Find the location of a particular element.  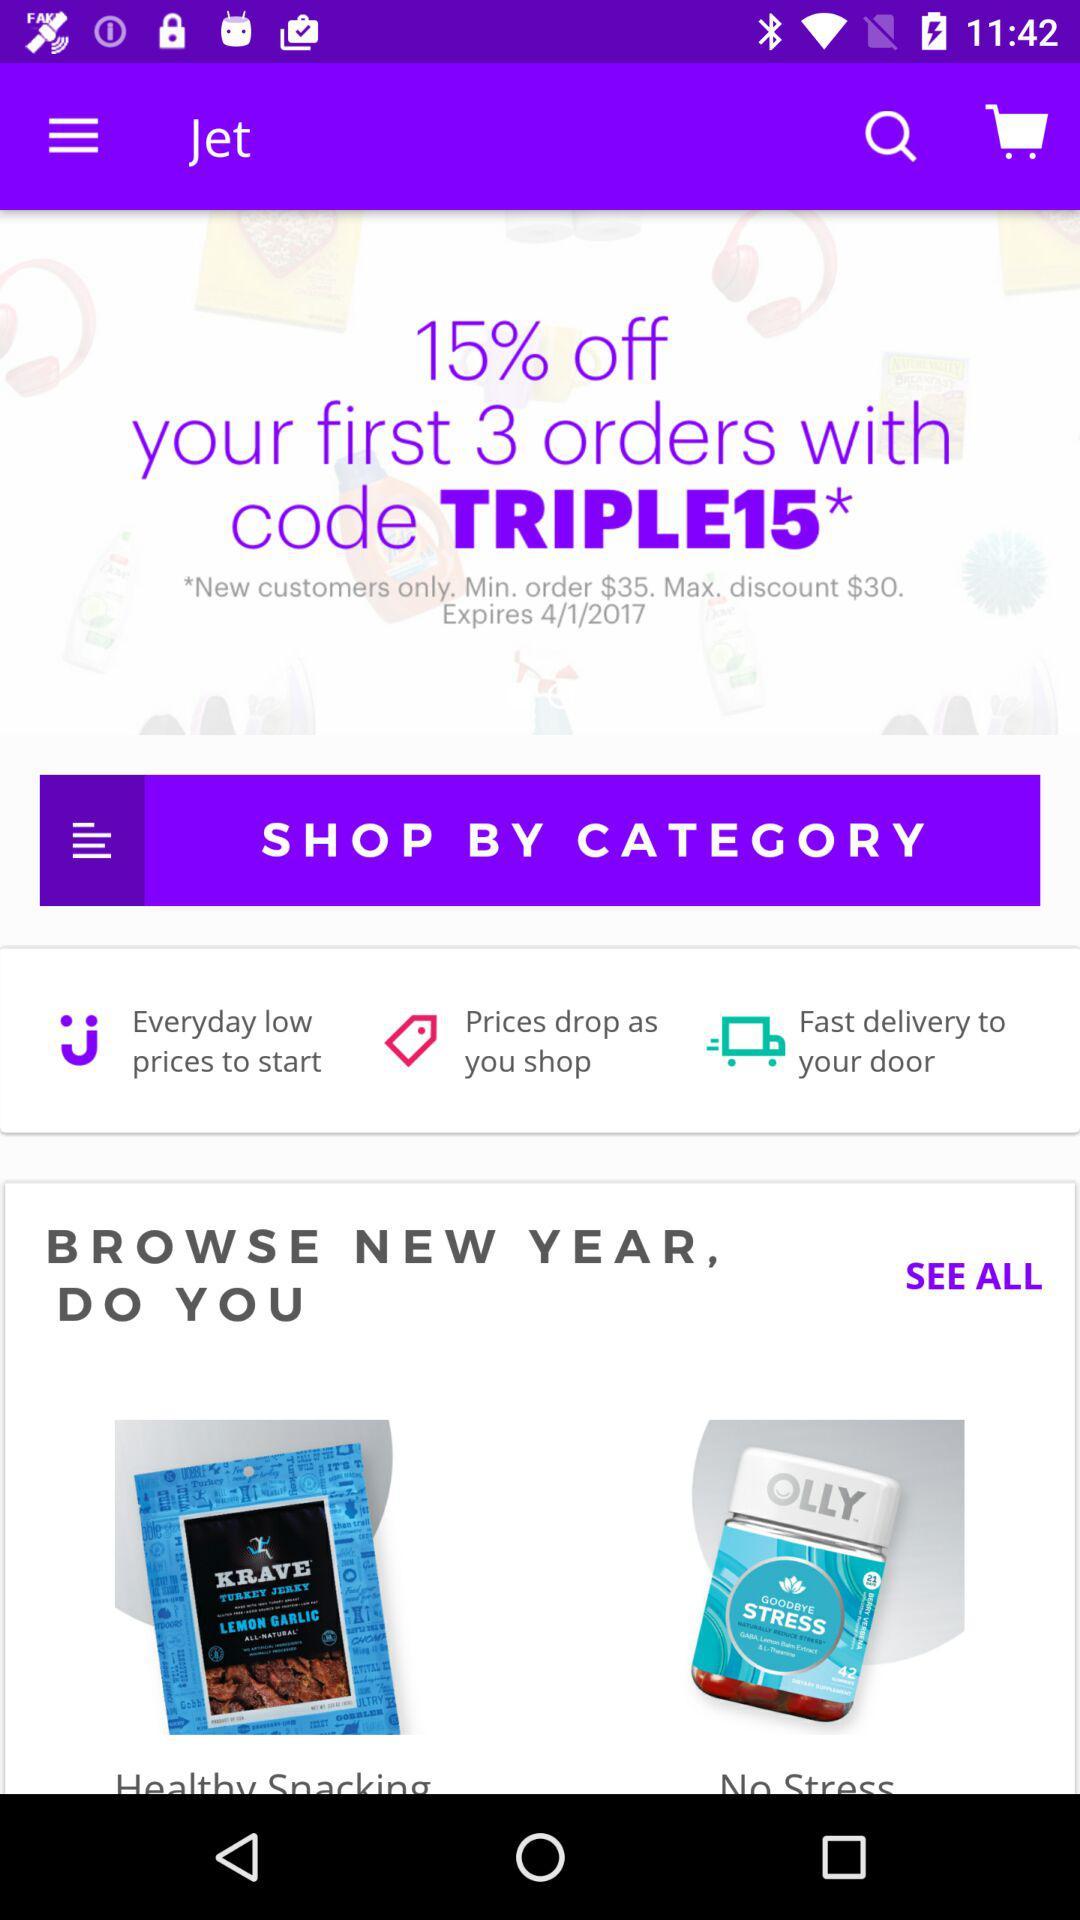

the icon to the left of jet item is located at coordinates (72, 135).